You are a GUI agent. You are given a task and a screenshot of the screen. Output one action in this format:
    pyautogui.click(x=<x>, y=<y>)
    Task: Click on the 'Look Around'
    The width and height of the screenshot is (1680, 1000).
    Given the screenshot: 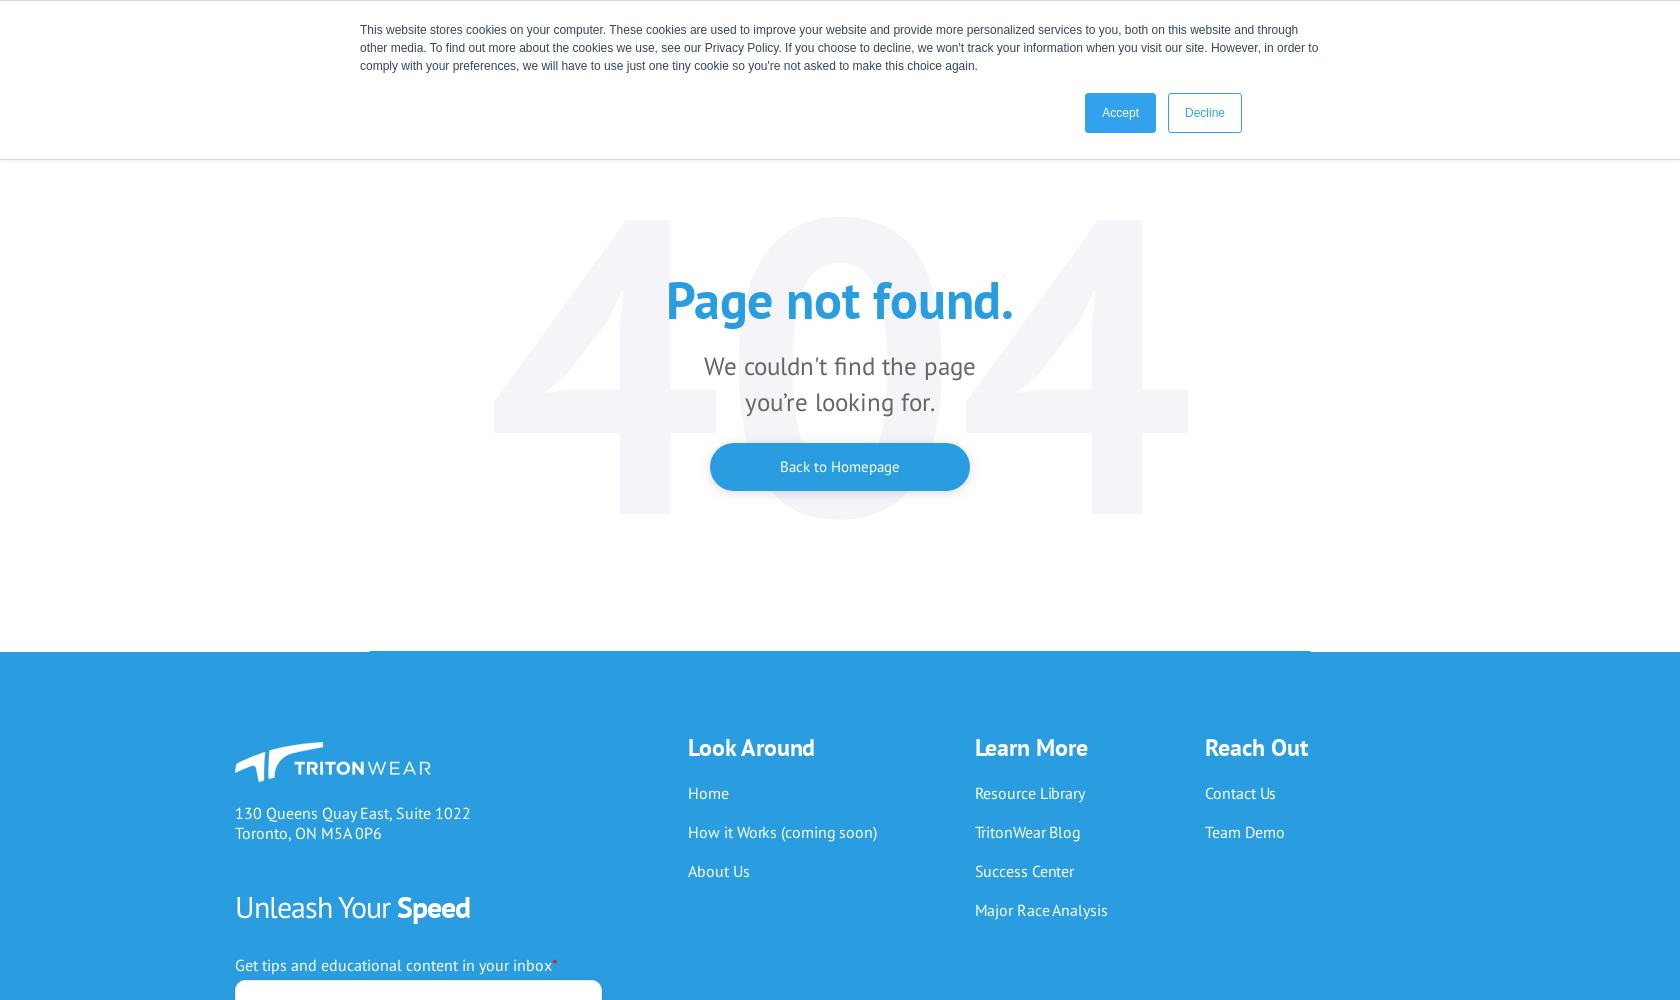 What is the action you would take?
    pyautogui.click(x=751, y=745)
    